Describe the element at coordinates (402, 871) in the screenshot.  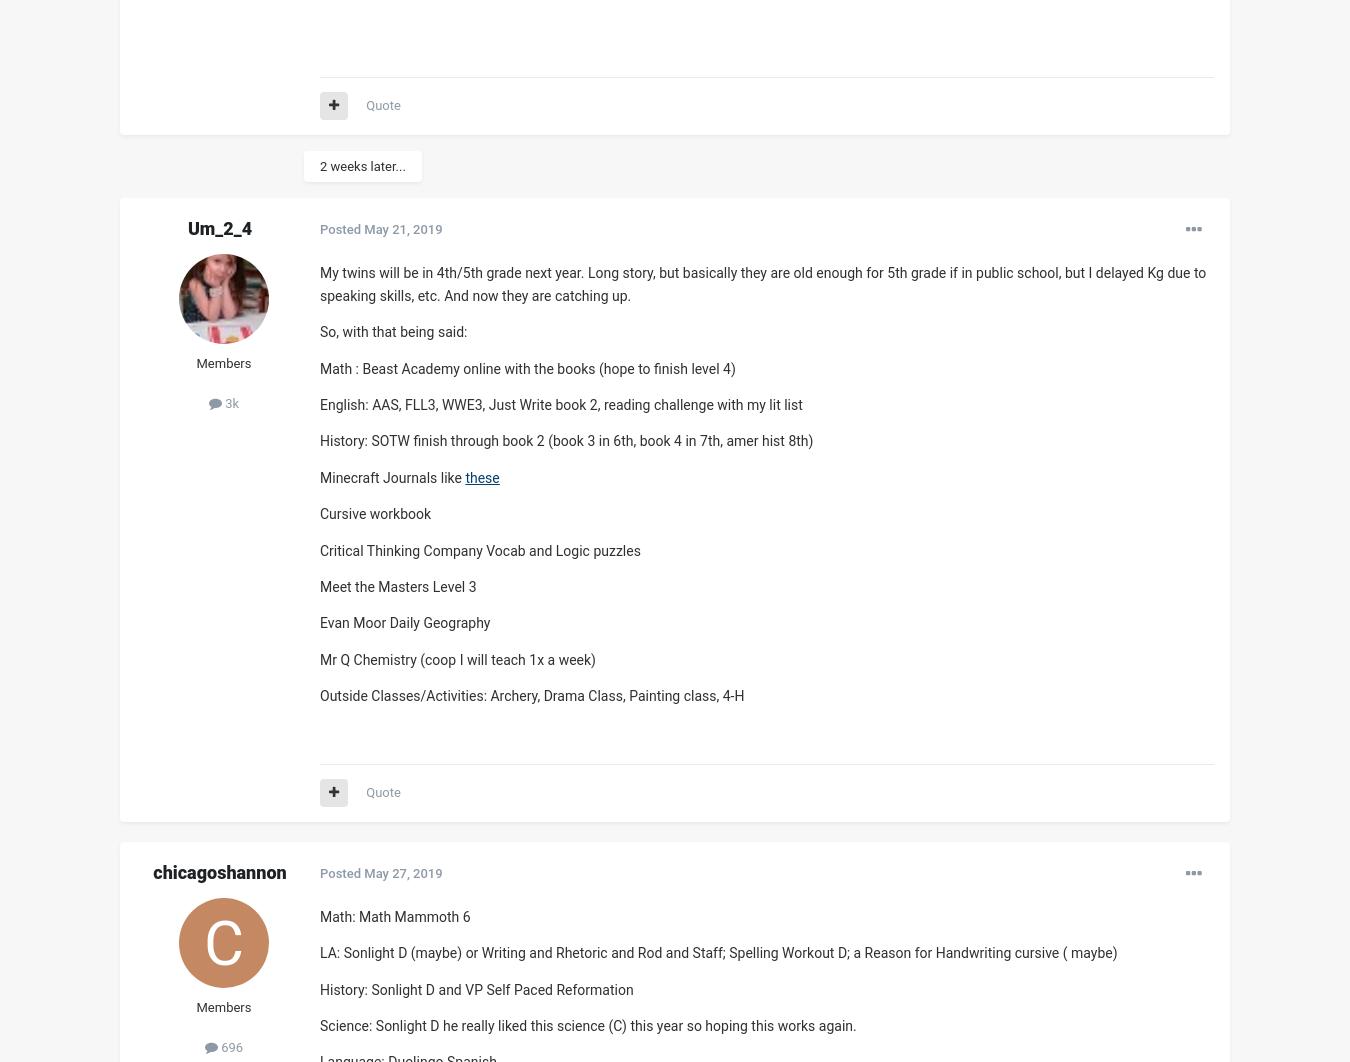
I see `'May 27, 2019'` at that location.